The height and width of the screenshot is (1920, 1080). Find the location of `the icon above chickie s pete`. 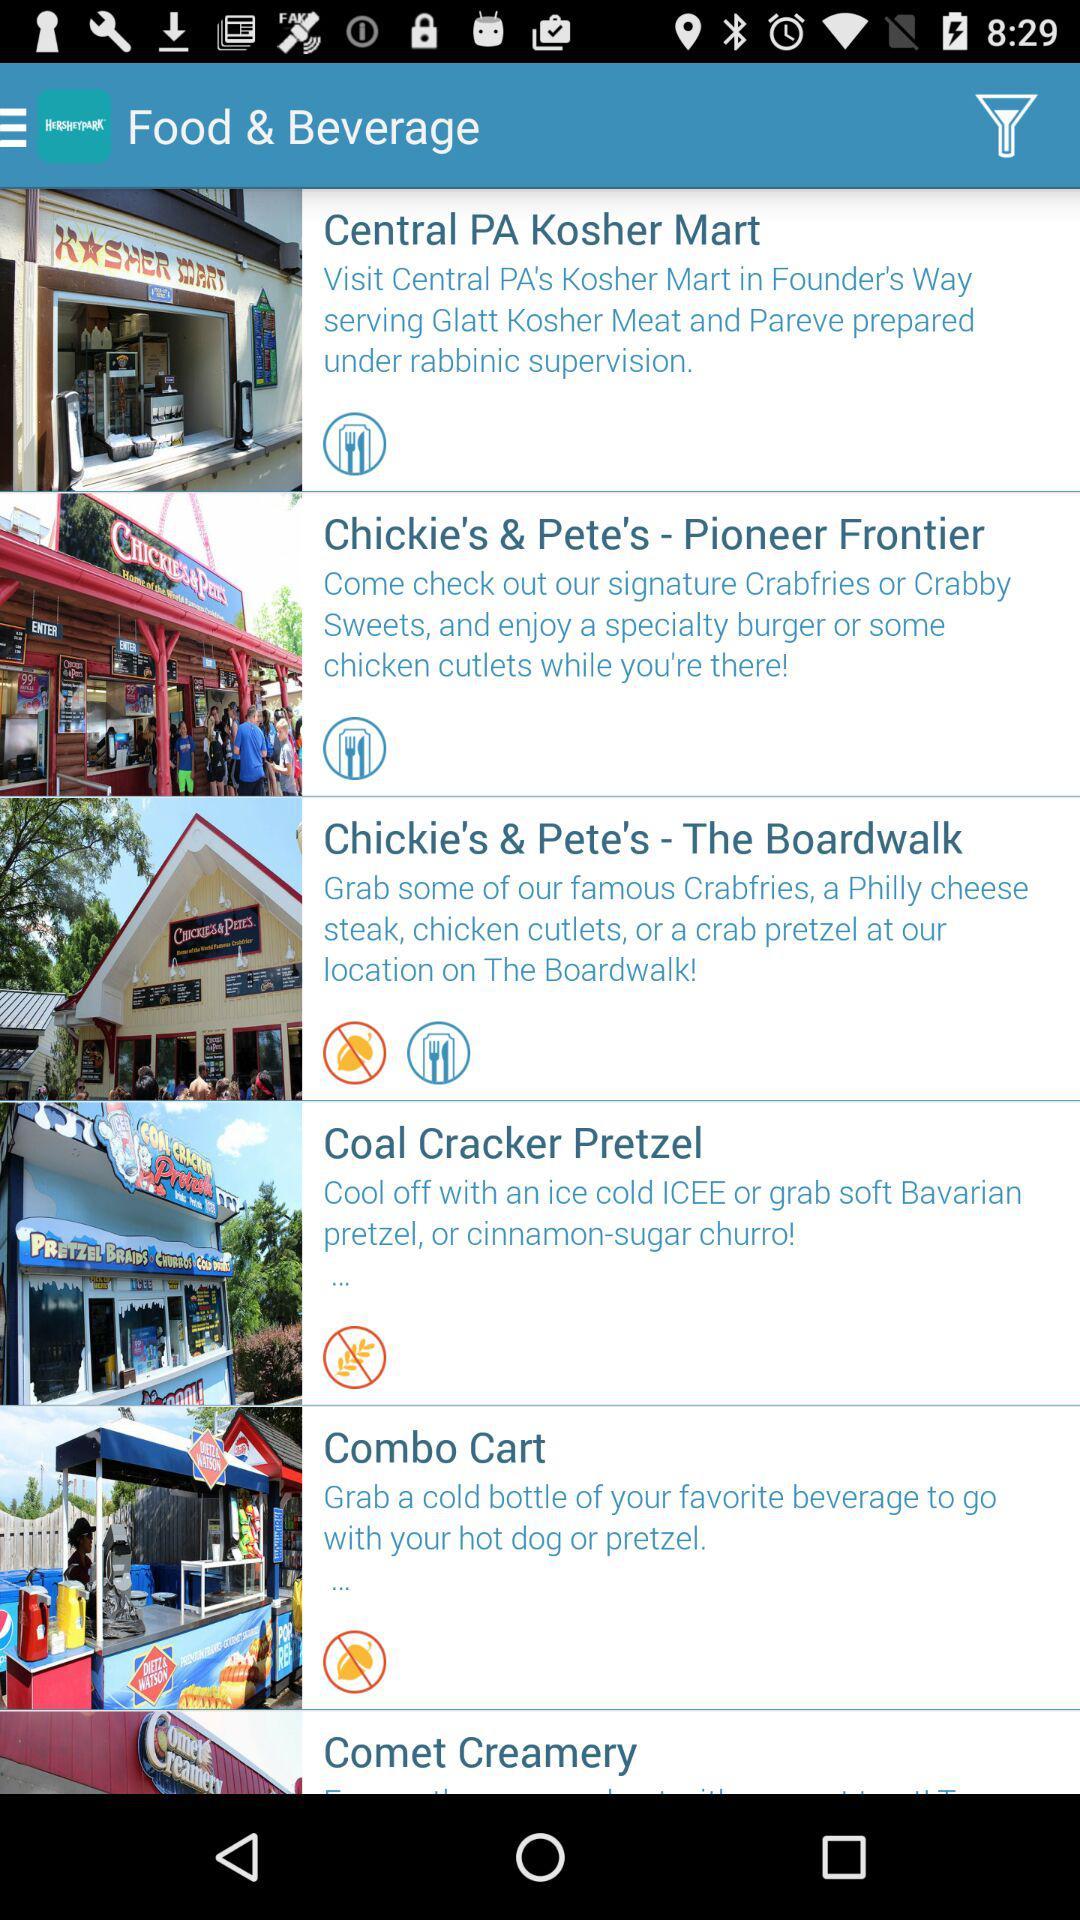

the icon above chickie s pete is located at coordinates (353, 443).